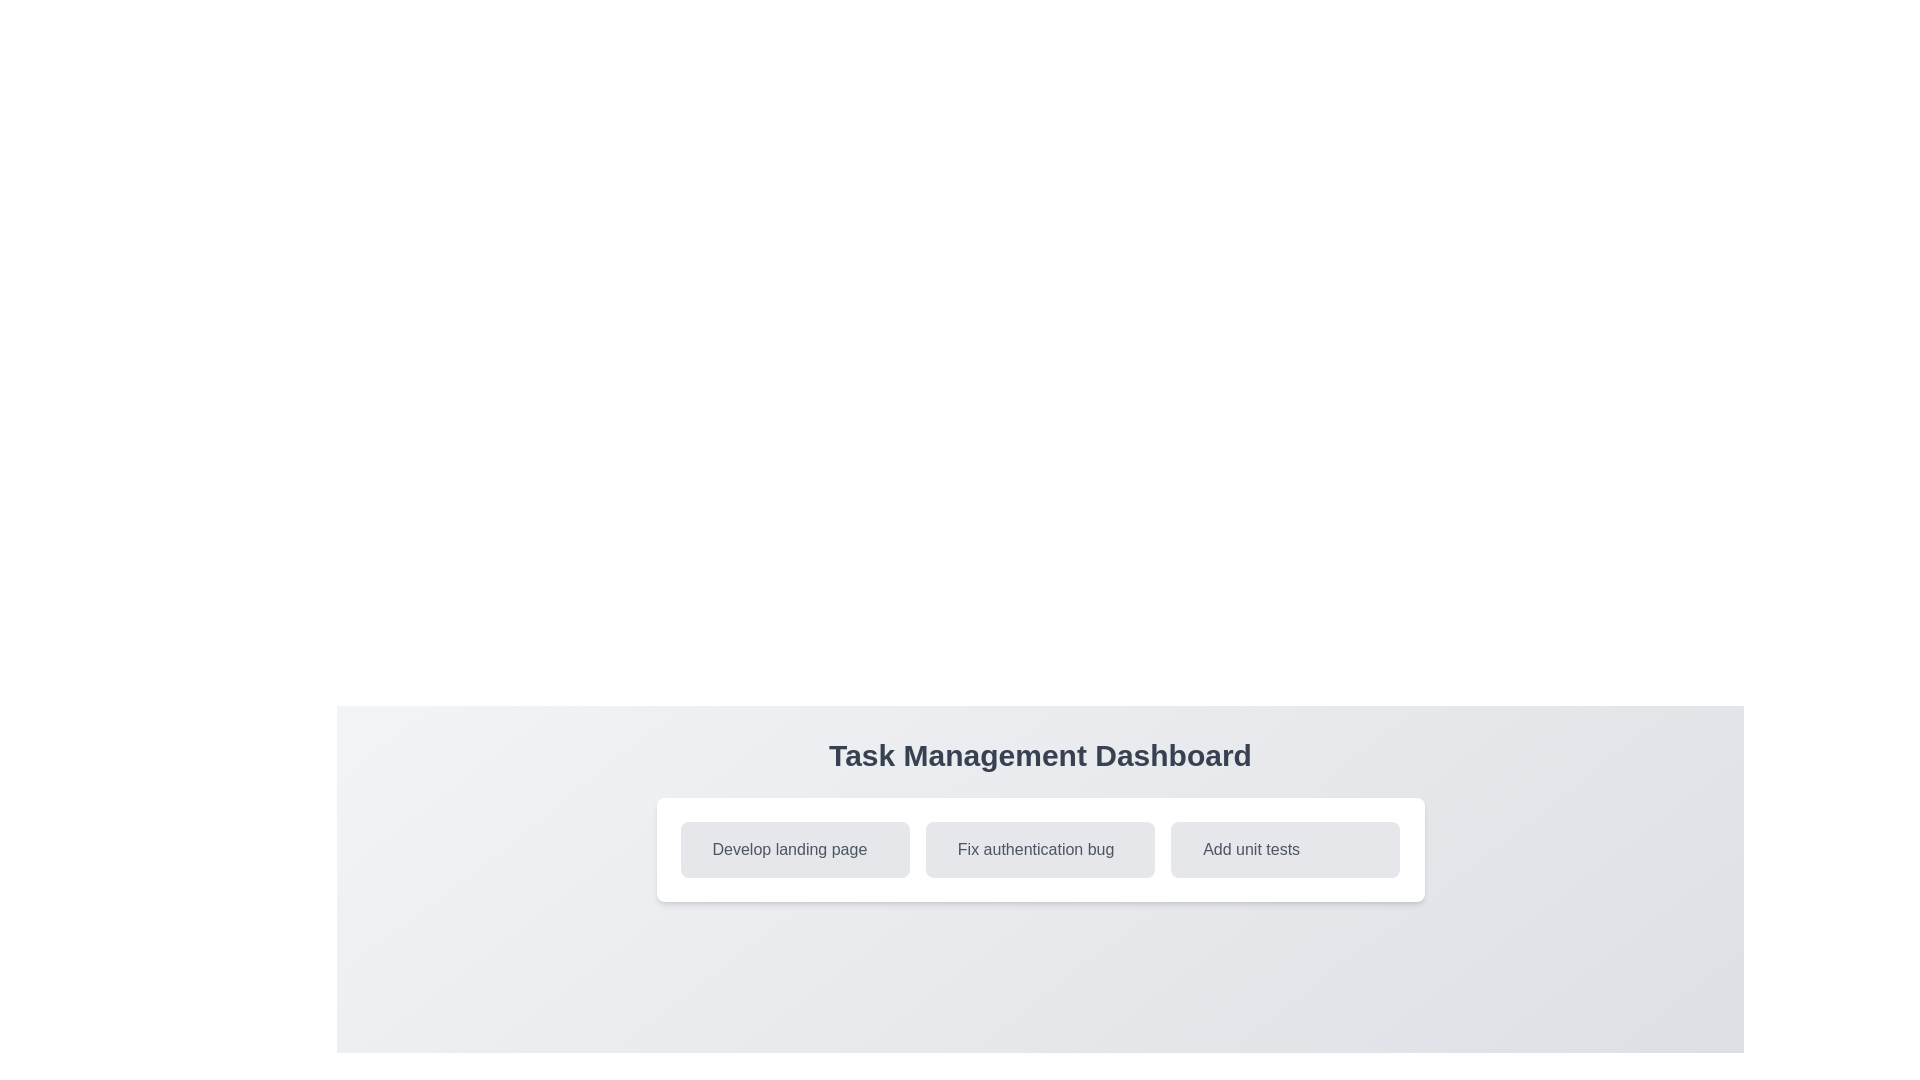  What do you see at coordinates (1040, 849) in the screenshot?
I see `the task item labeled 'Fix authentication bug'` at bounding box center [1040, 849].